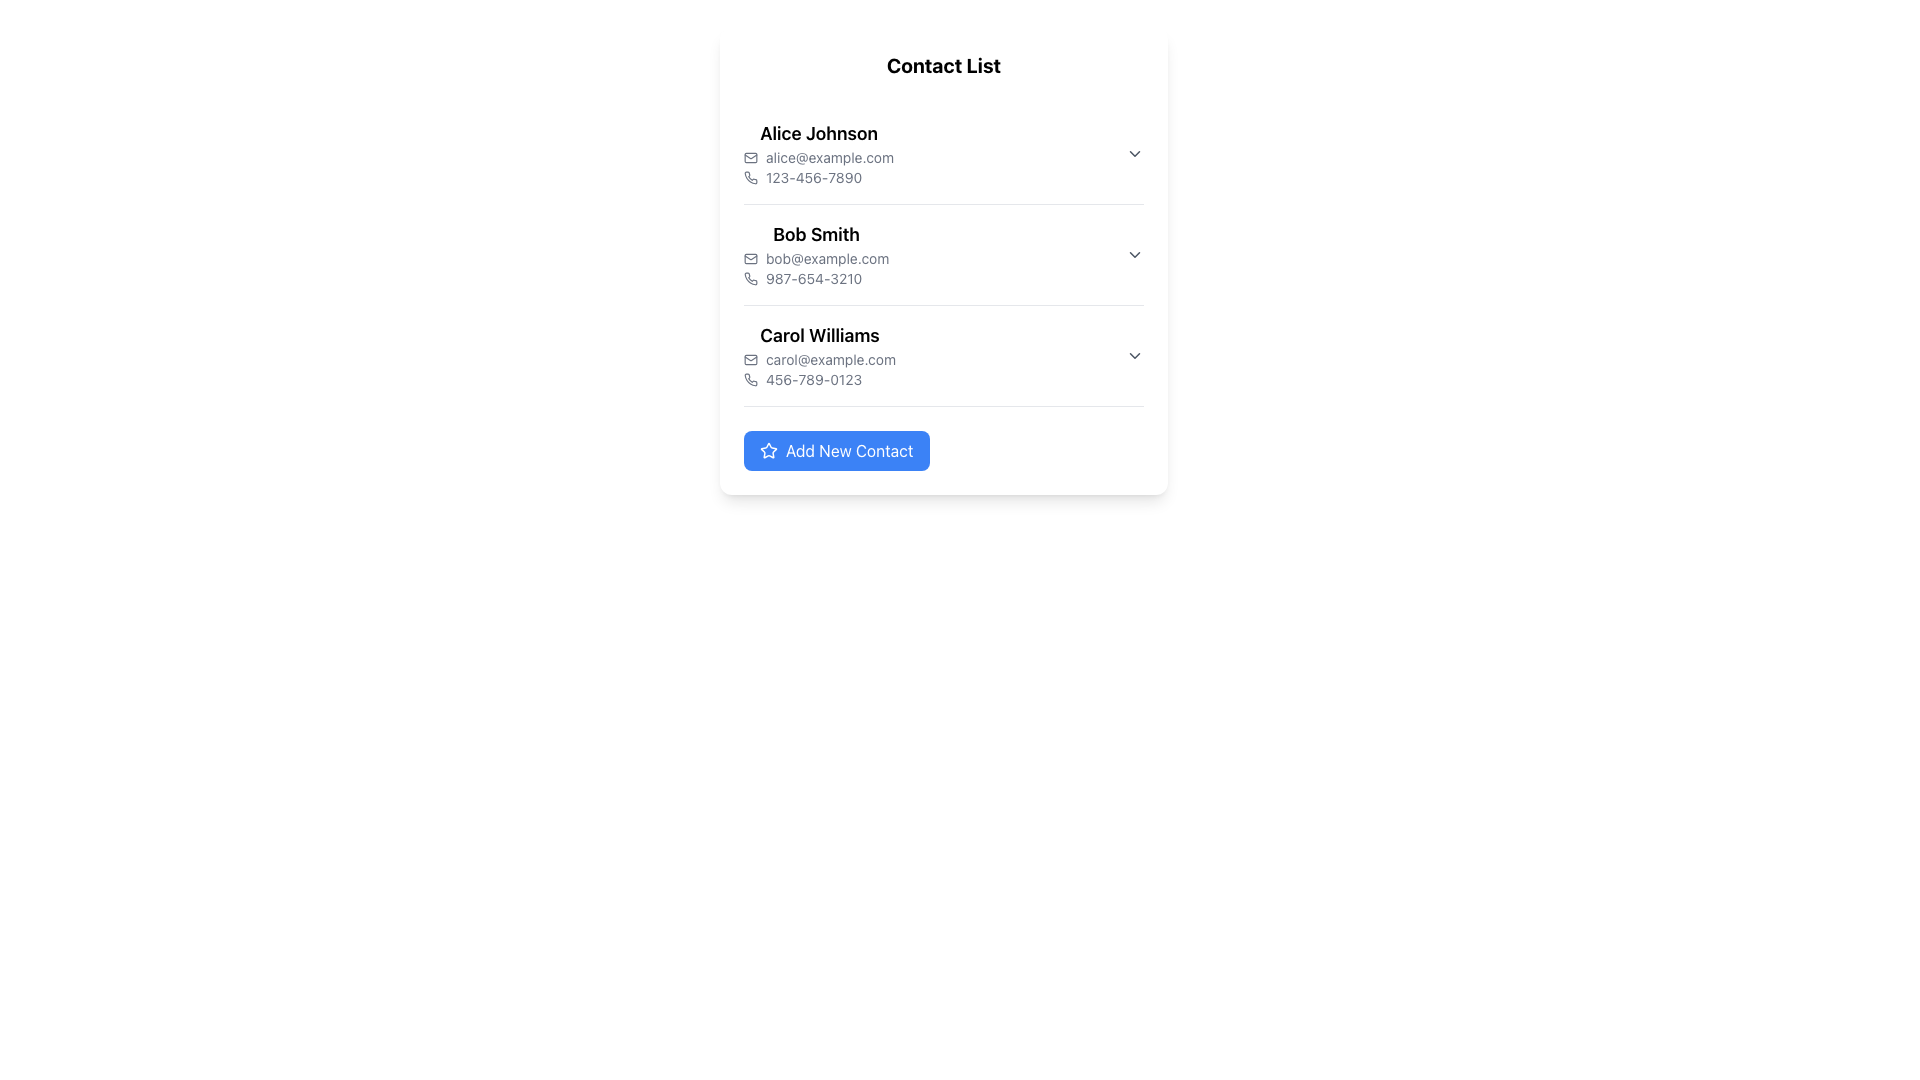 Image resolution: width=1920 pixels, height=1080 pixels. I want to click on the SVG Icon element depicting an envelope, which is located at the beginning of the row associated with 'Bob Smith', so click(749, 257).